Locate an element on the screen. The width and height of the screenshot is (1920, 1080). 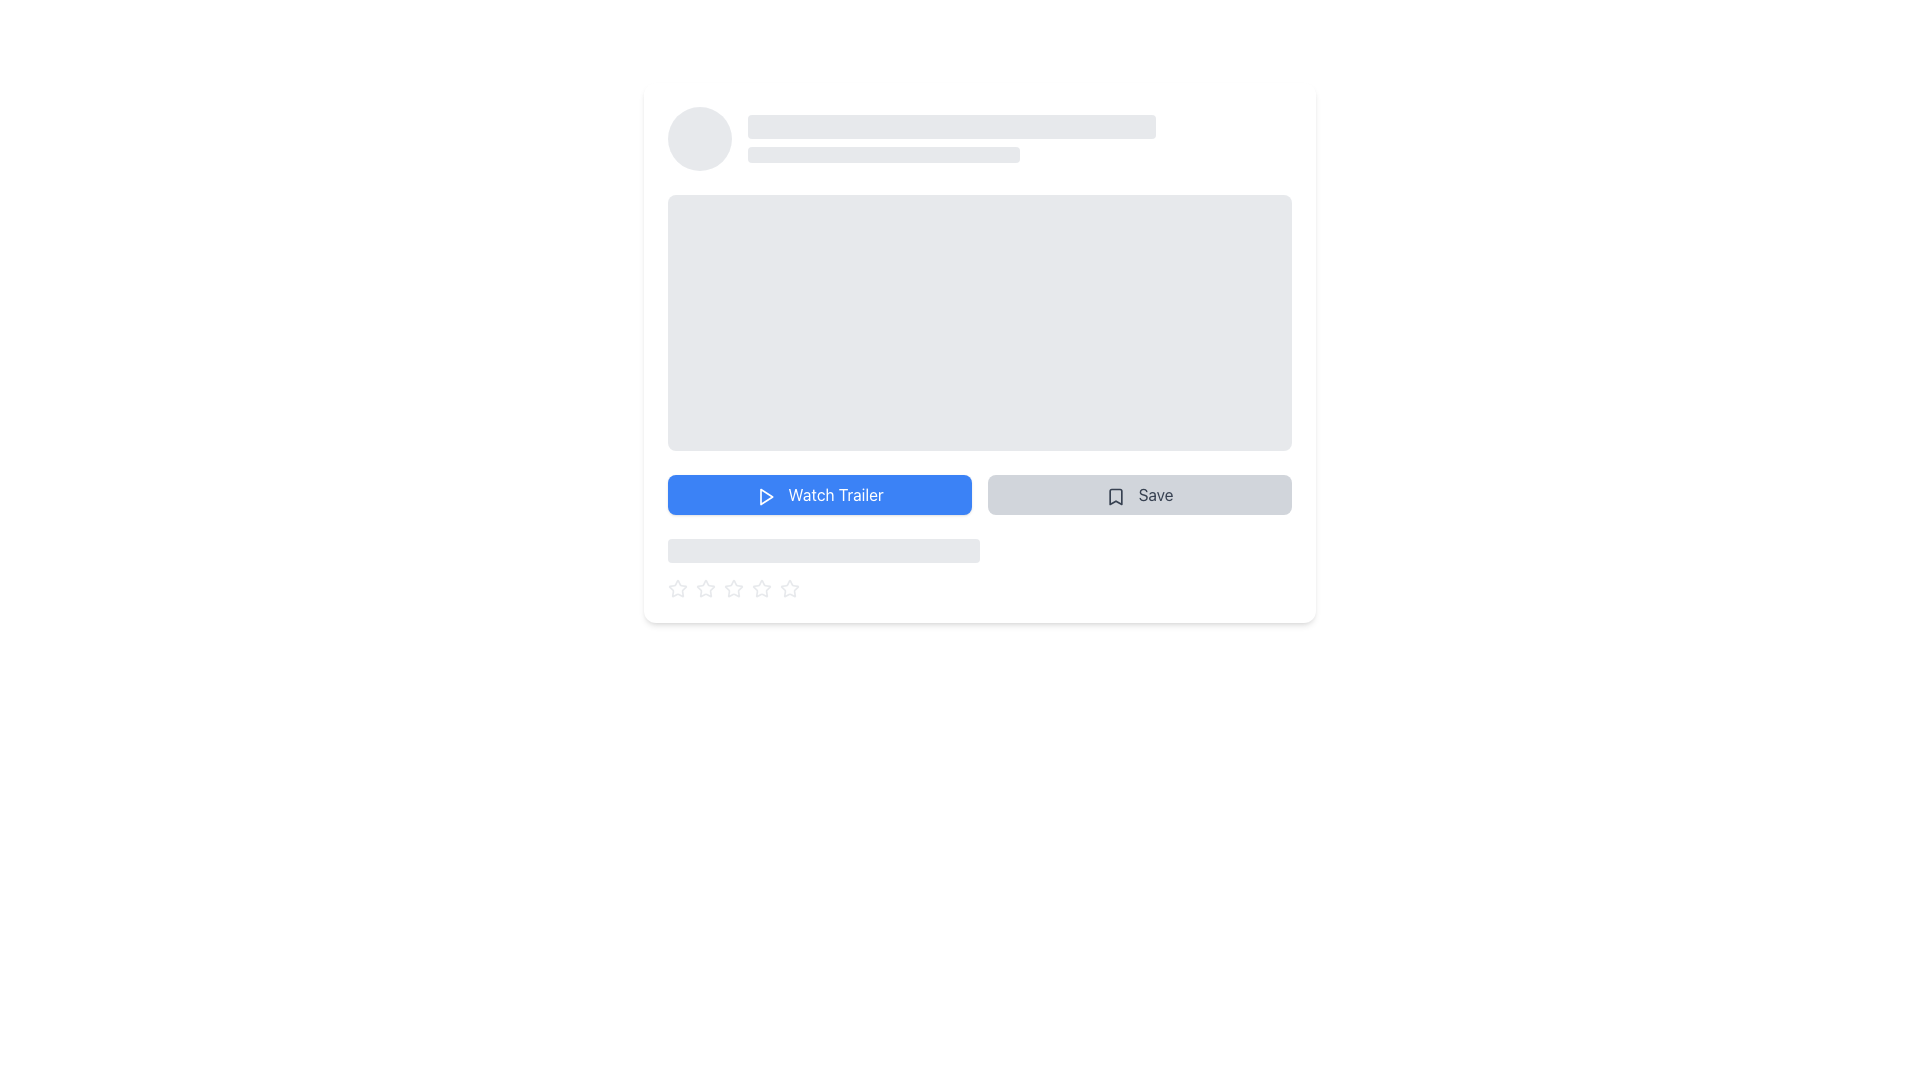
the SVG Icon located to the far left inside the 'Save' button is located at coordinates (1115, 495).